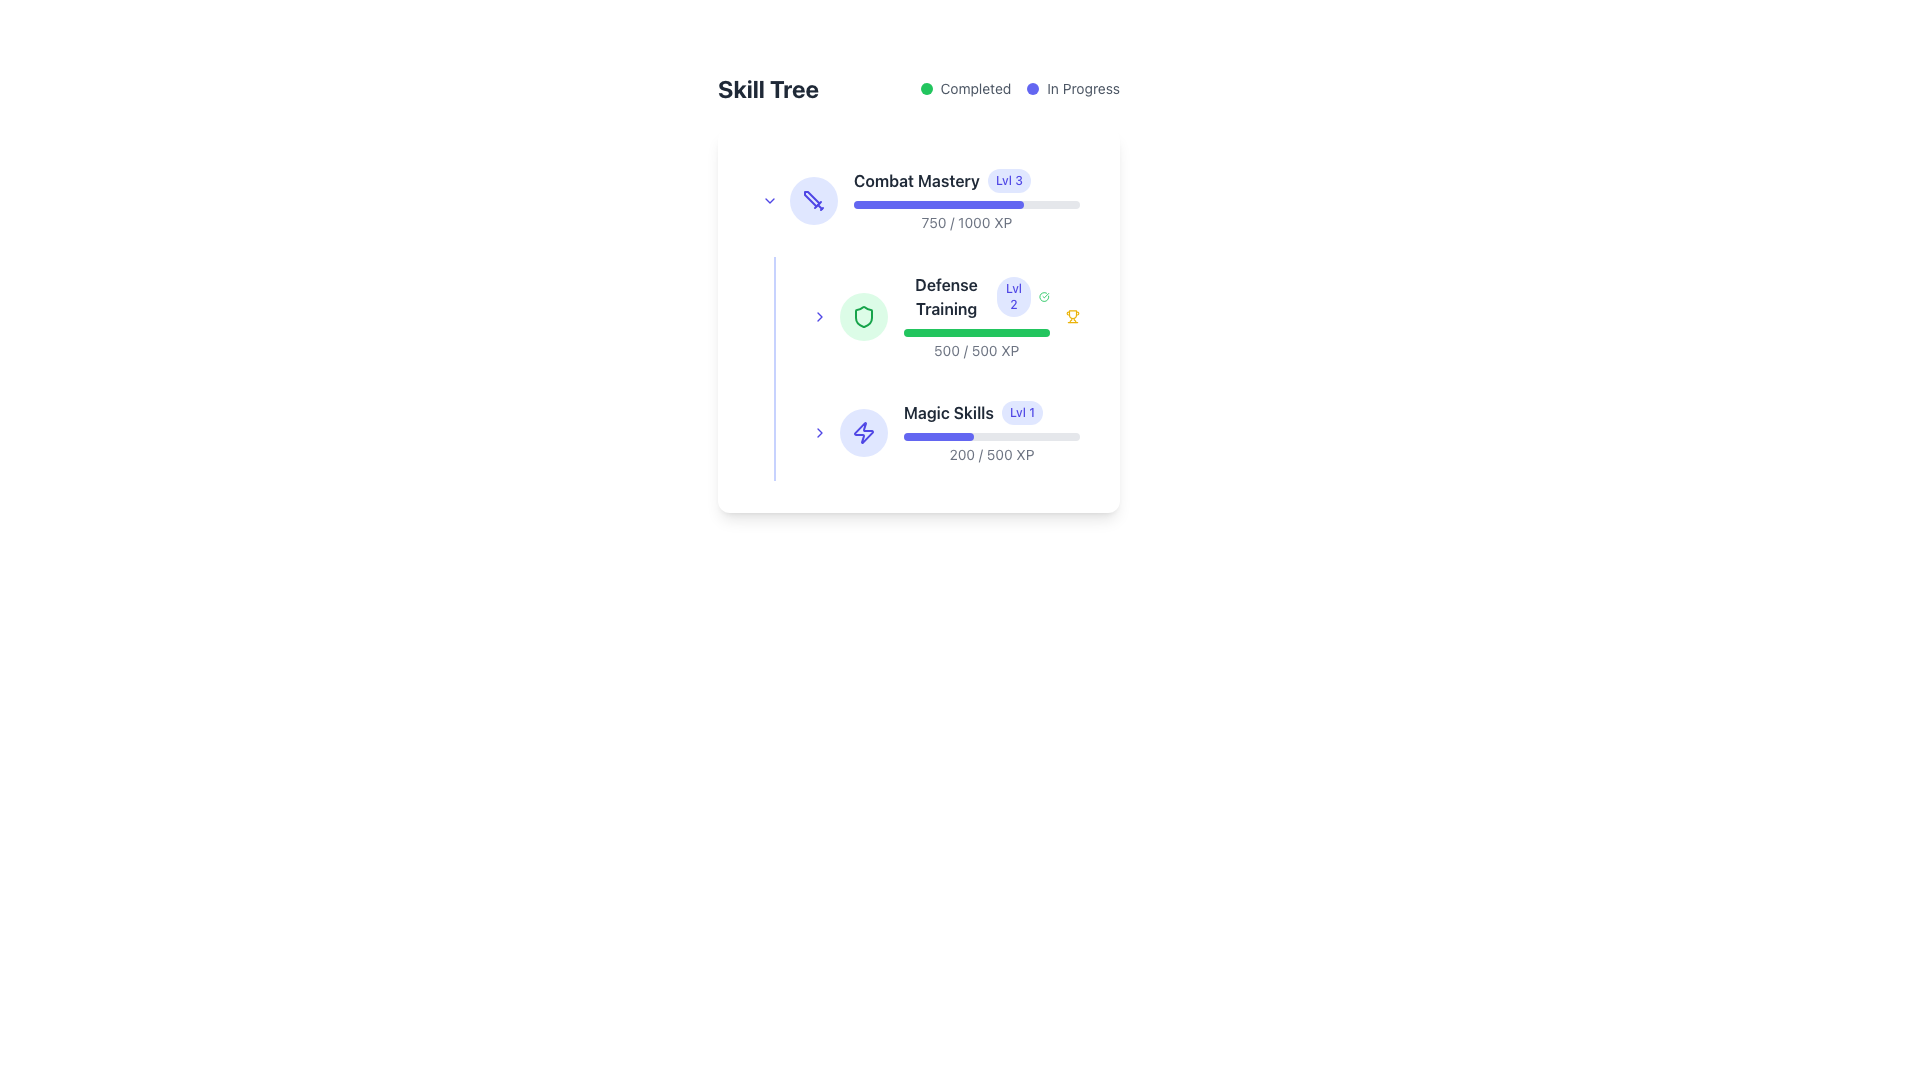 The width and height of the screenshot is (1920, 1080). Describe the element at coordinates (943, 315) in the screenshot. I see `the 'Defense Training' skill card, which is the second item in the skill tree list, positioned under 'Combat Mastery' and above 'Magic Skills'` at that location.